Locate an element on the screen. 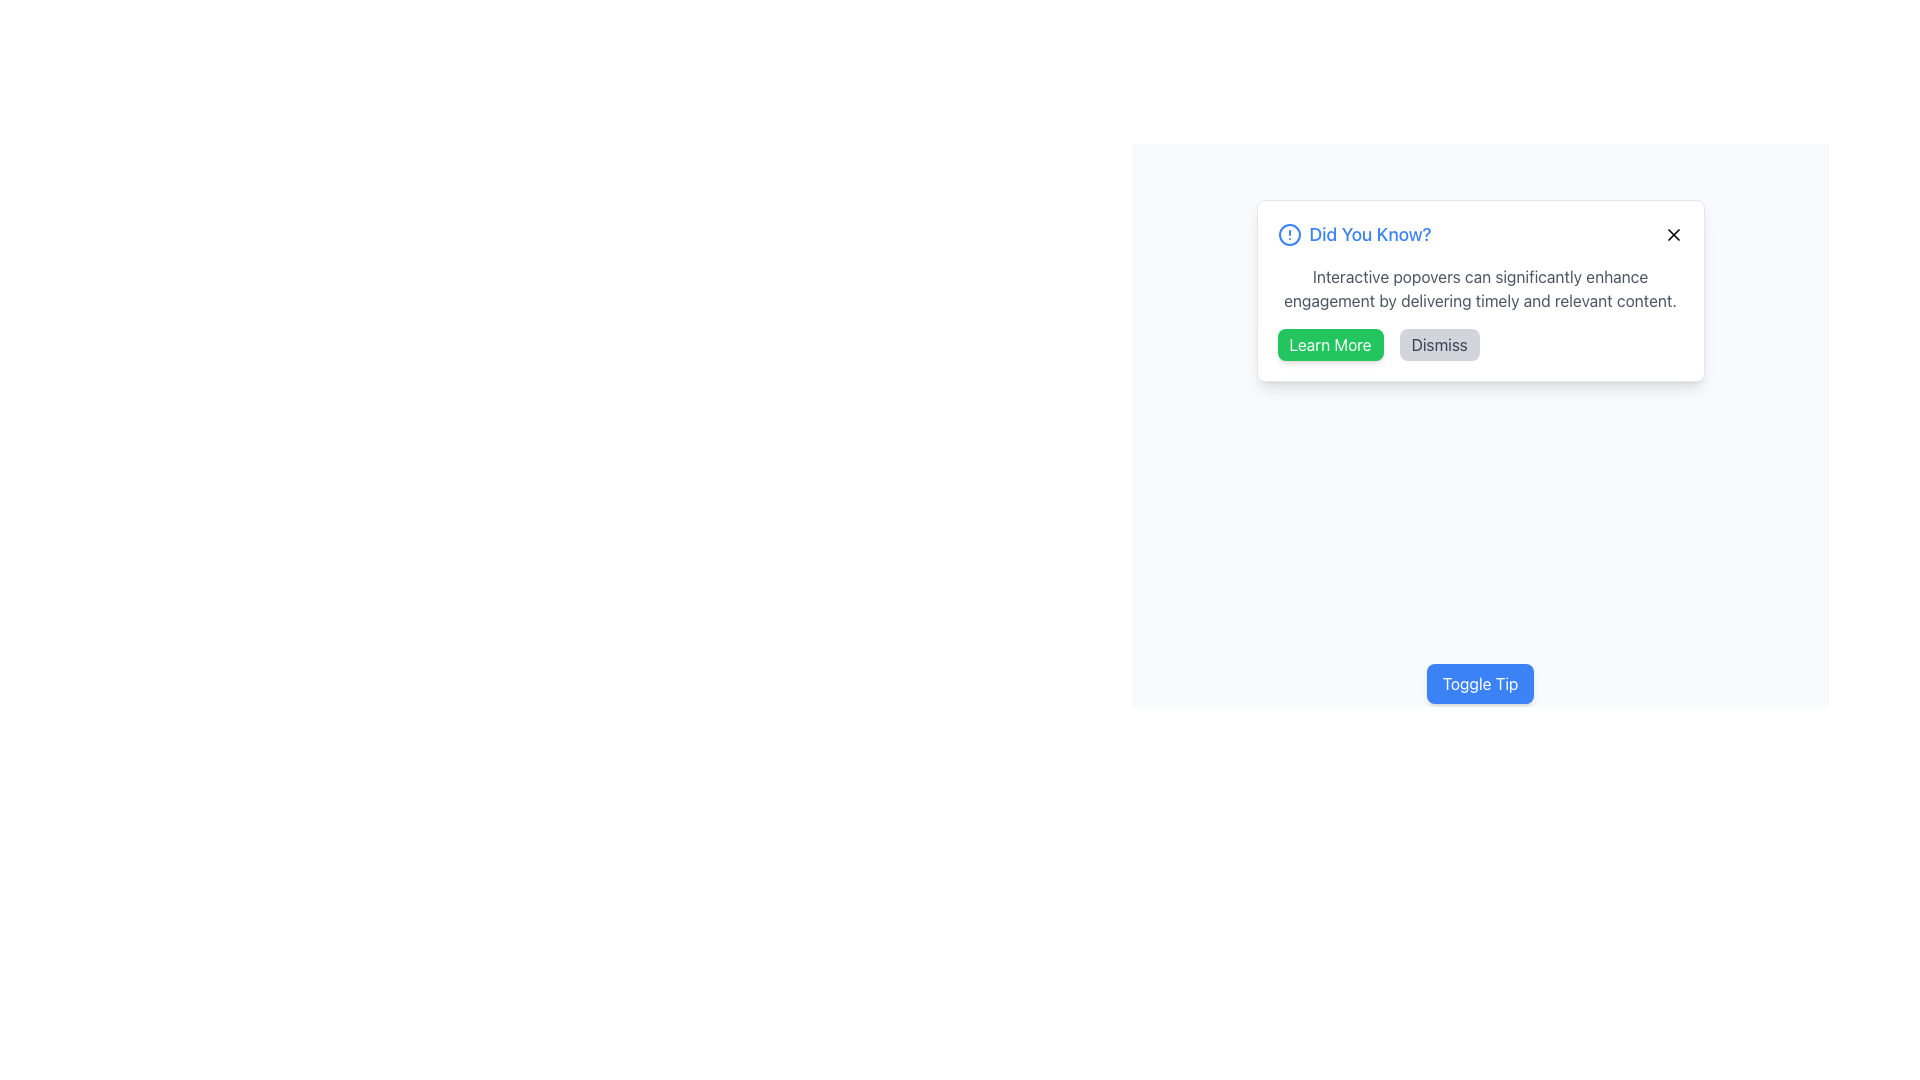 The image size is (1920, 1080). the 'Dismiss' button located at the bottom of the modal dialog box titled 'Did You Know?' is located at coordinates (1480, 343).